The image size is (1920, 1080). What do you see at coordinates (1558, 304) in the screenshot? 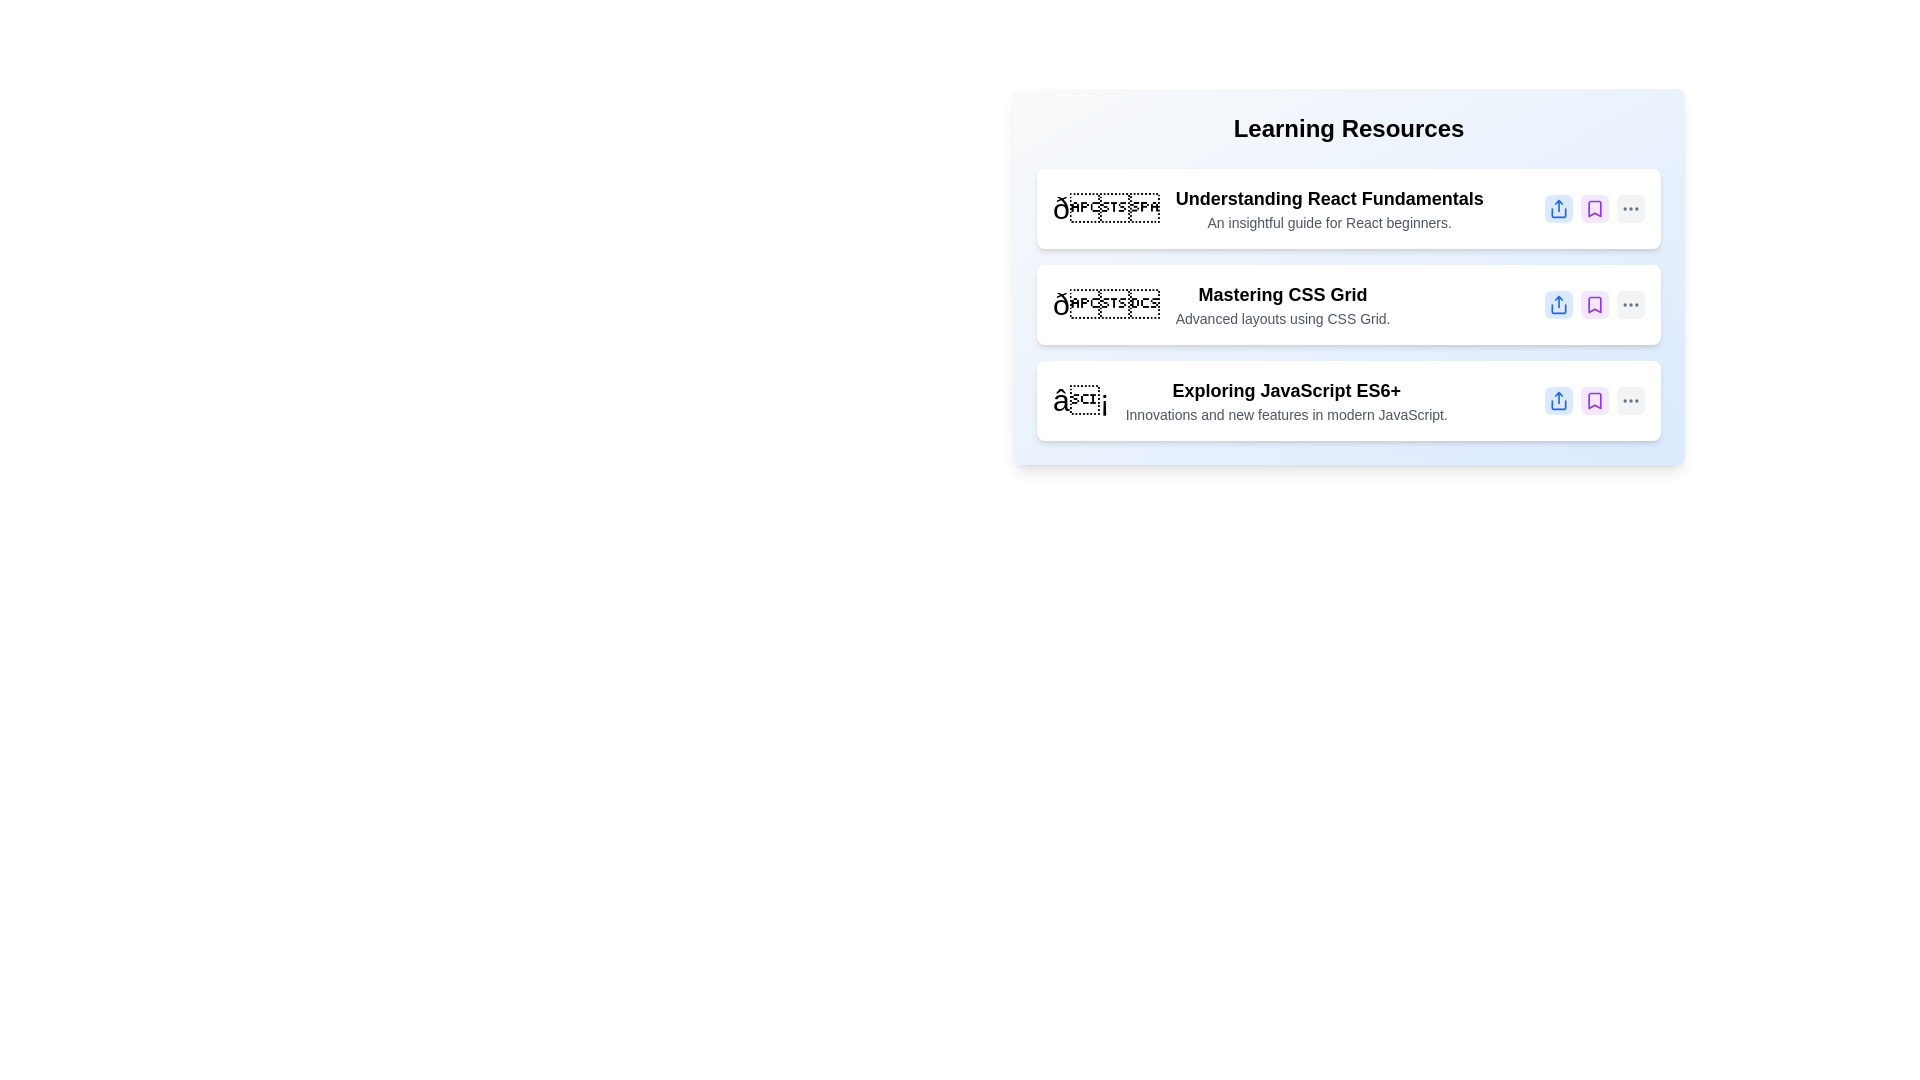
I see `Share button for the item titled 'Mastering CSS Grid'` at bounding box center [1558, 304].